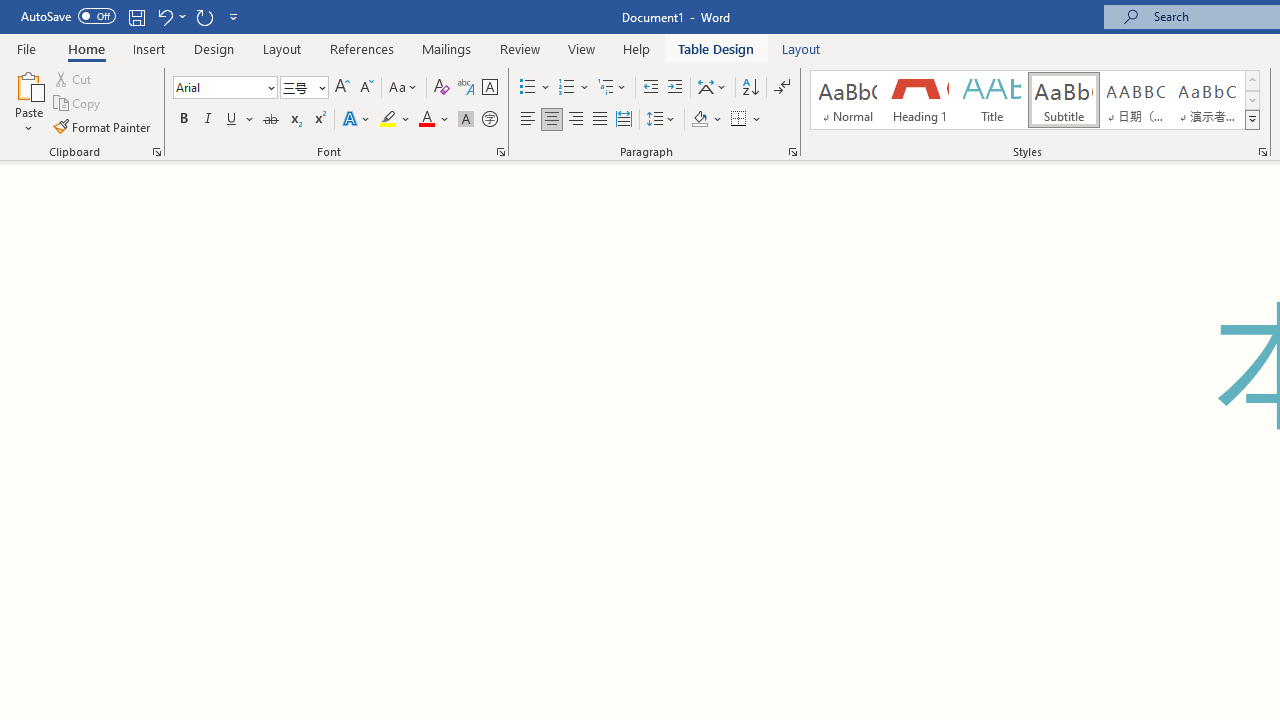  What do you see at coordinates (489, 86) in the screenshot?
I see `'Character Border'` at bounding box center [489, 86].